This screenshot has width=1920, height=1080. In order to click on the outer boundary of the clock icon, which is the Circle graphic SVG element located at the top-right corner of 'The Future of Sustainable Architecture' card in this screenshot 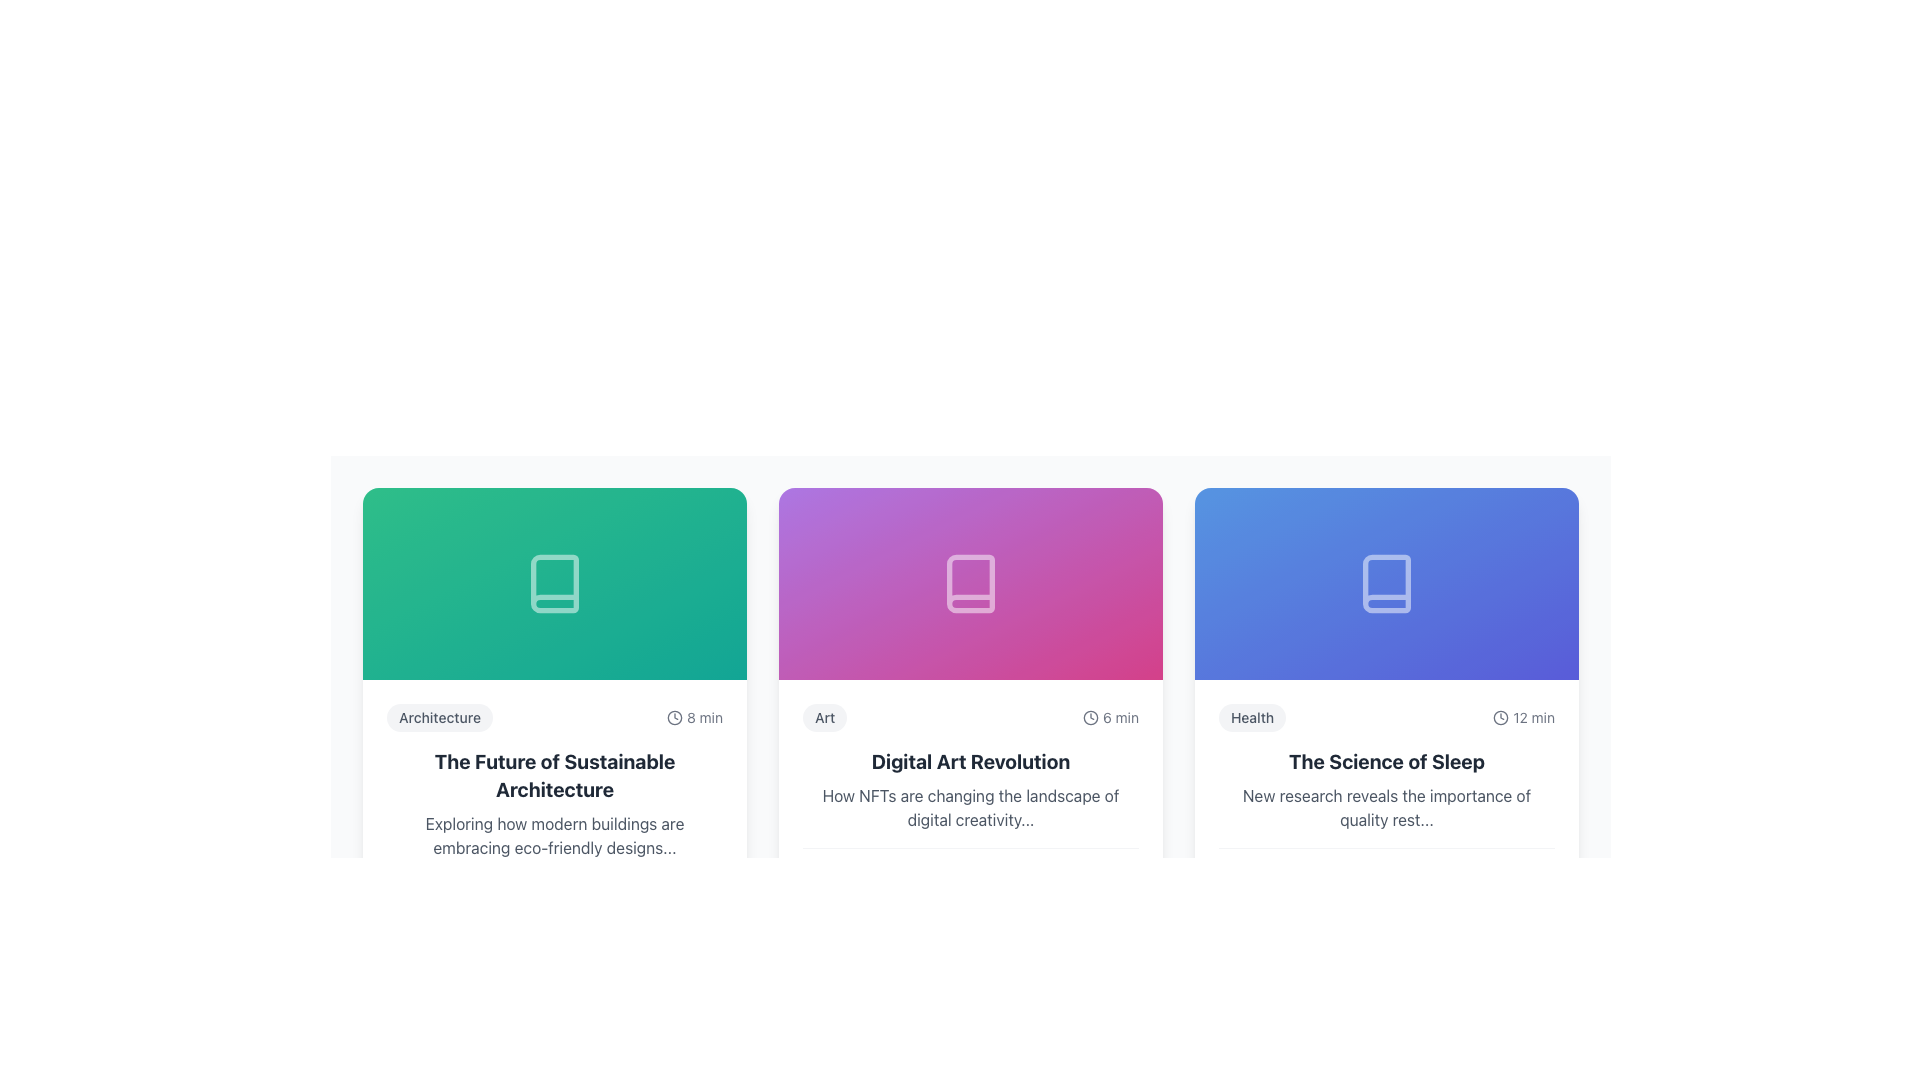, I will do `click(675, 716)`.